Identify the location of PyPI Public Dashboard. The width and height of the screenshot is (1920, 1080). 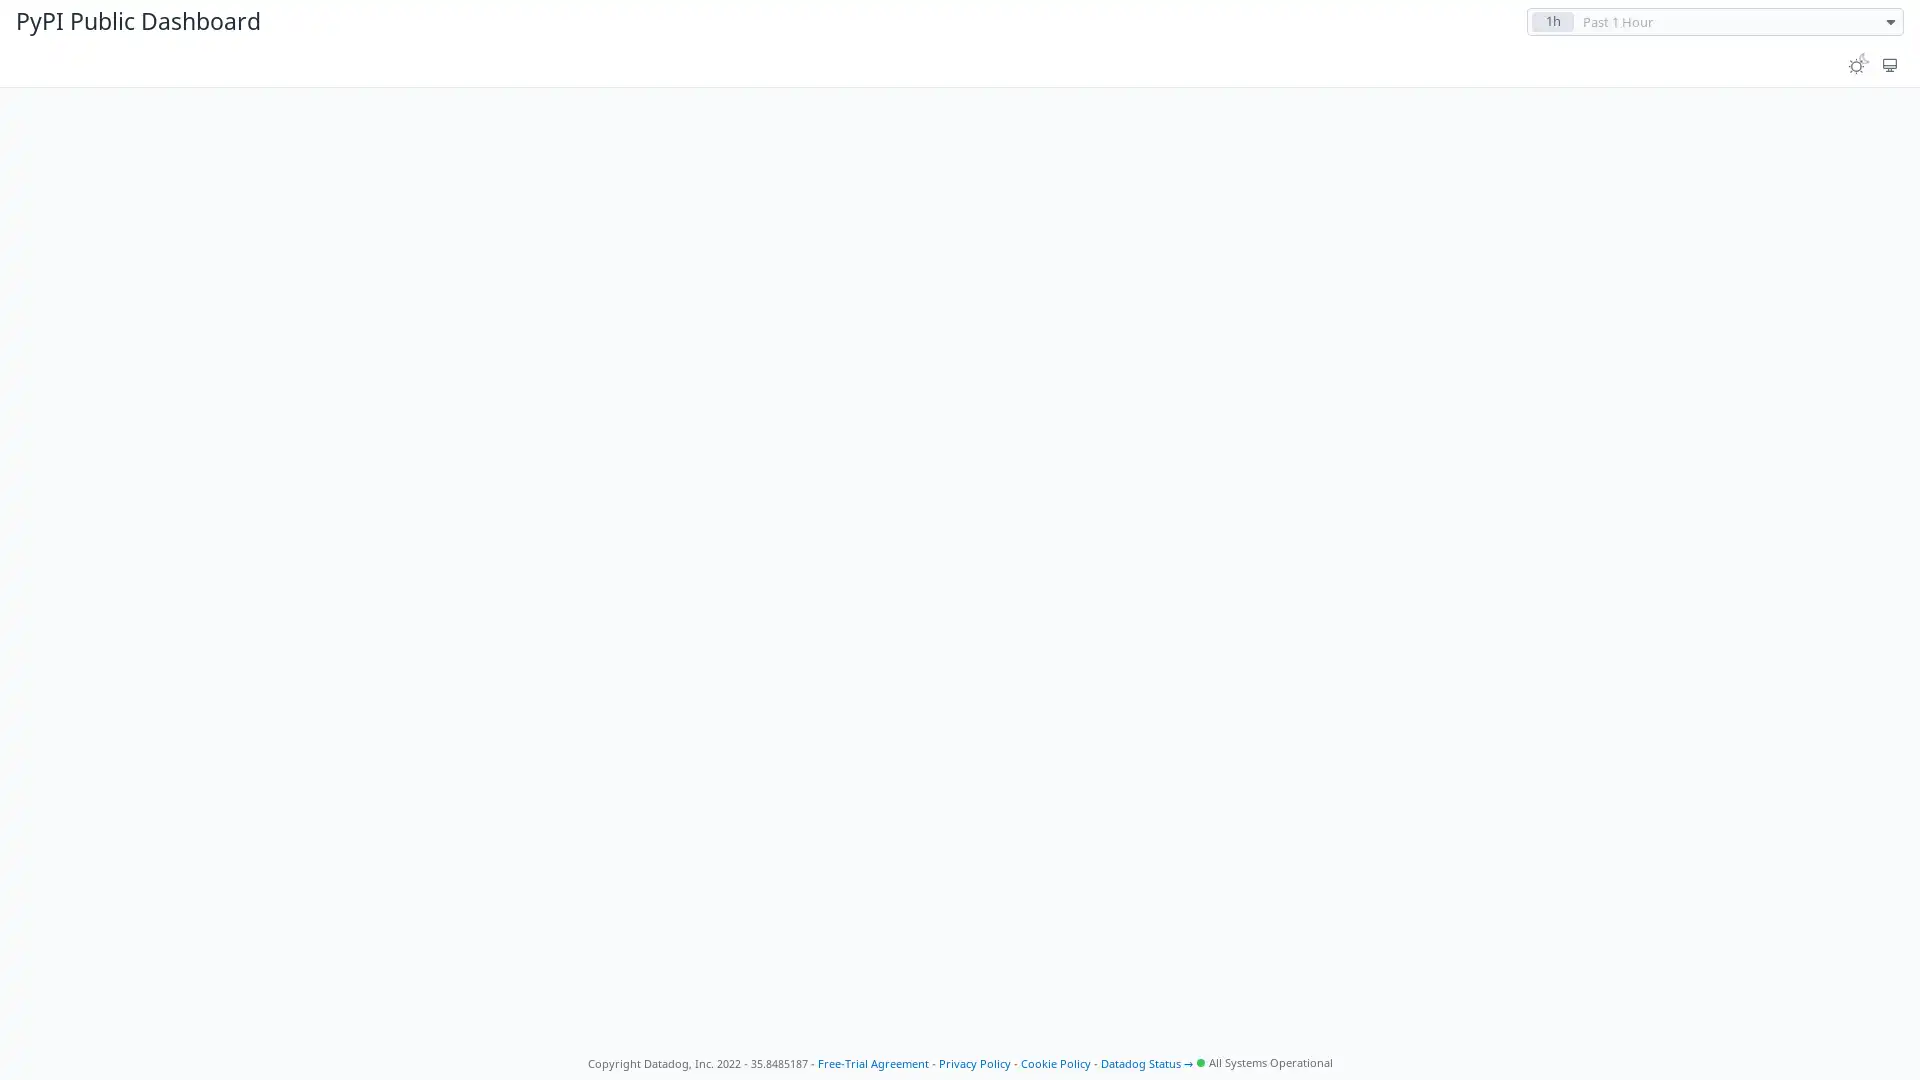
(141, 20).